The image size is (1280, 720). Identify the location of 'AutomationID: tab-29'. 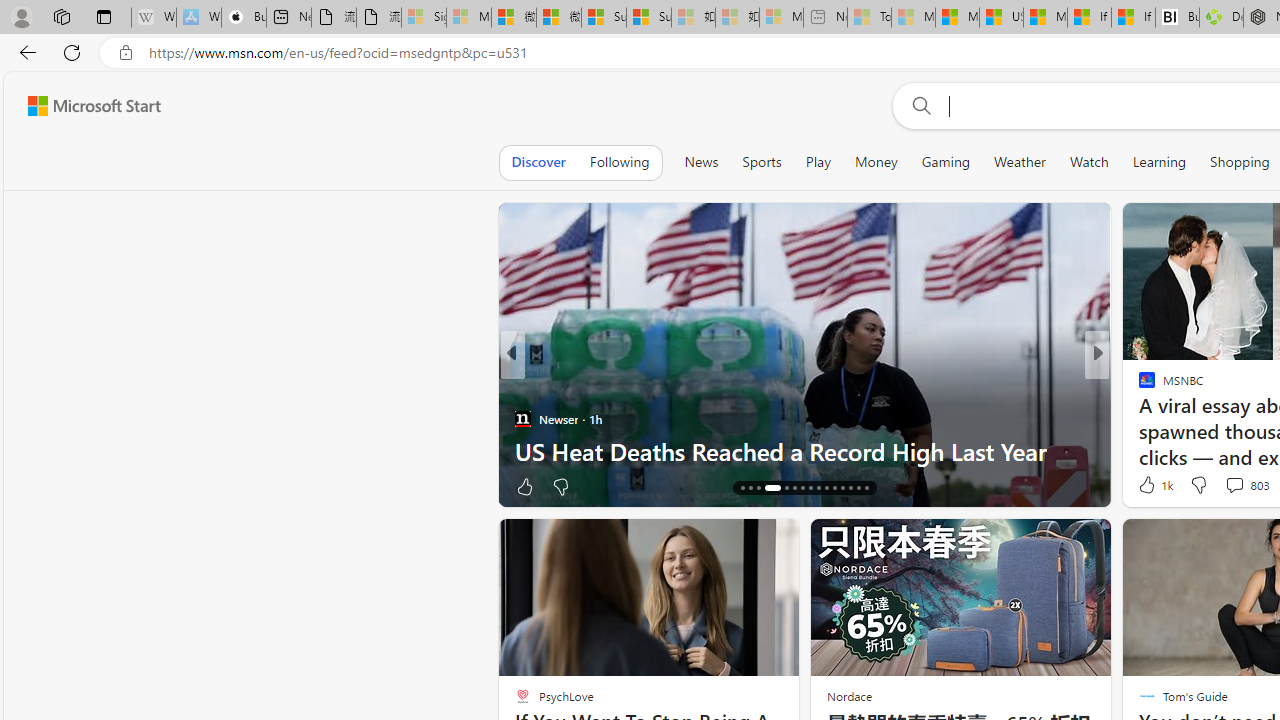
(858, 488).